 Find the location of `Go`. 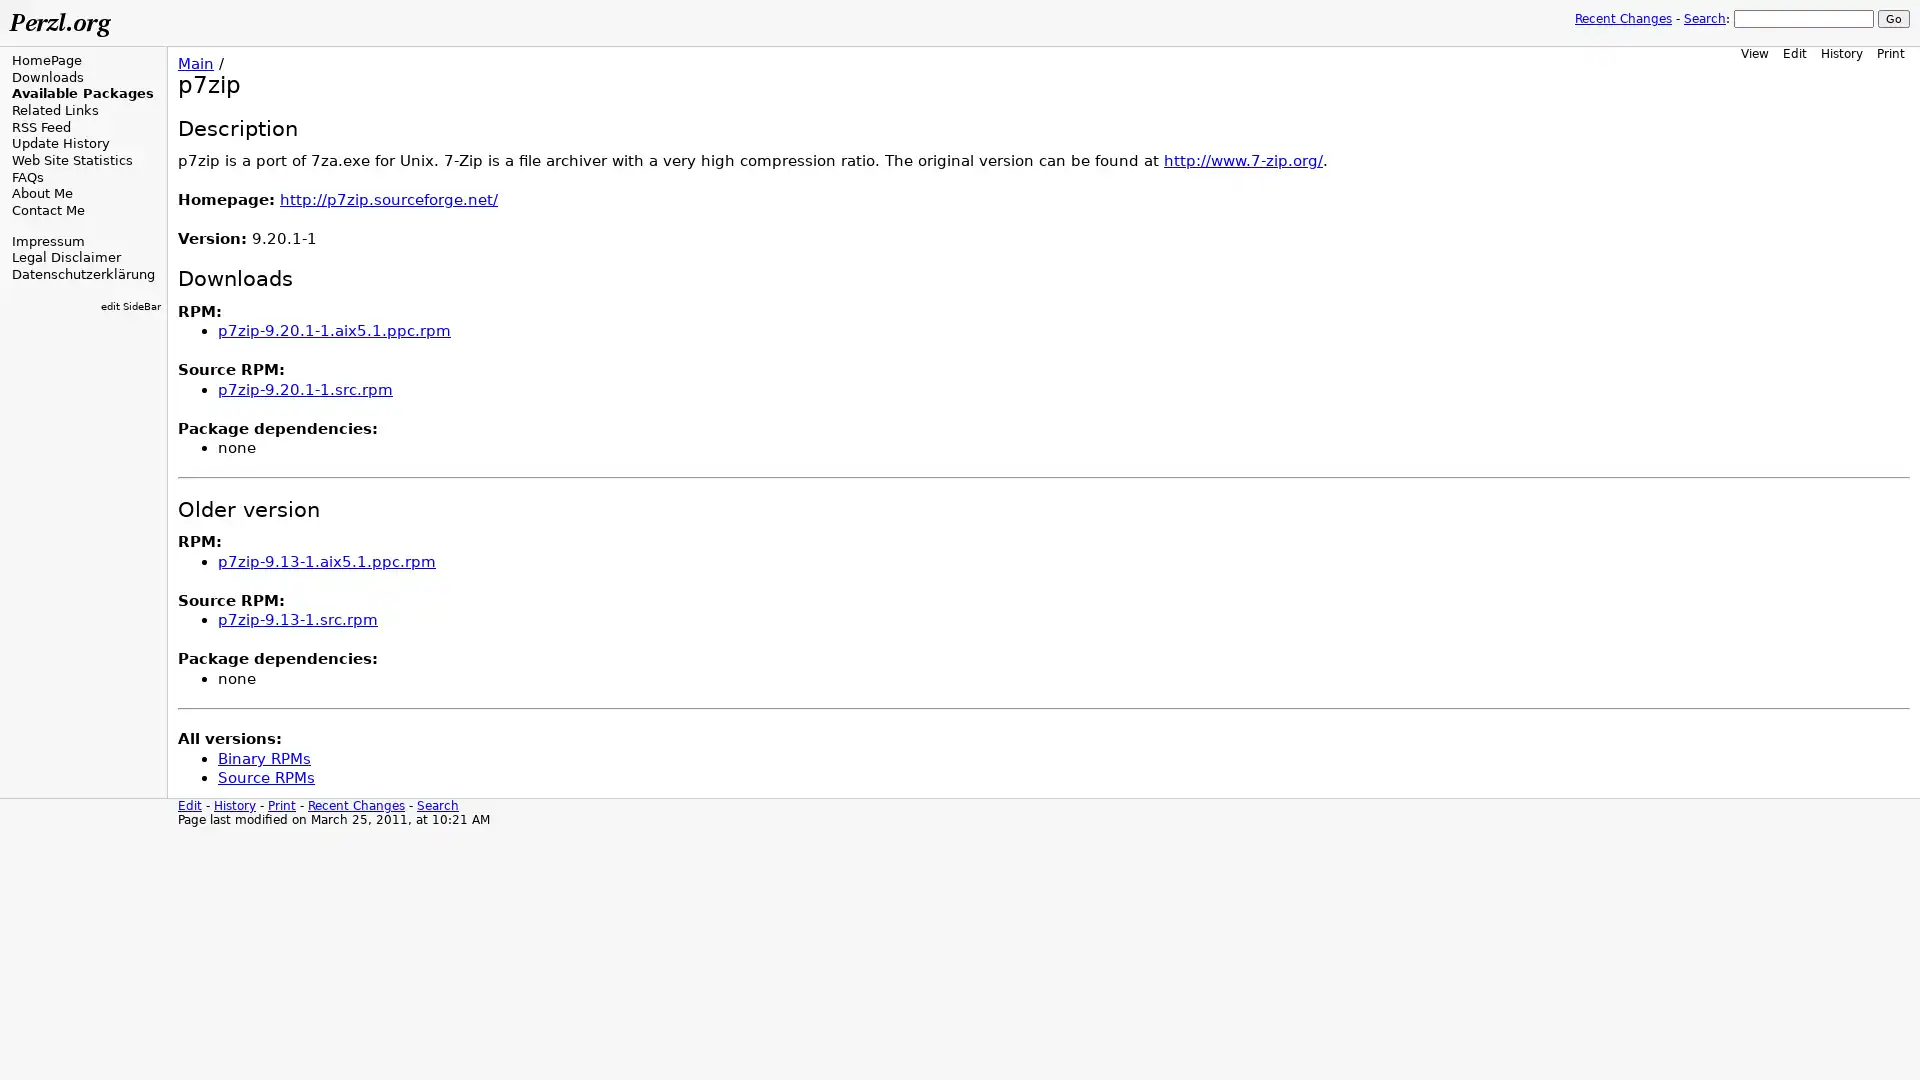

Go is located at coordinates (1893, 19).